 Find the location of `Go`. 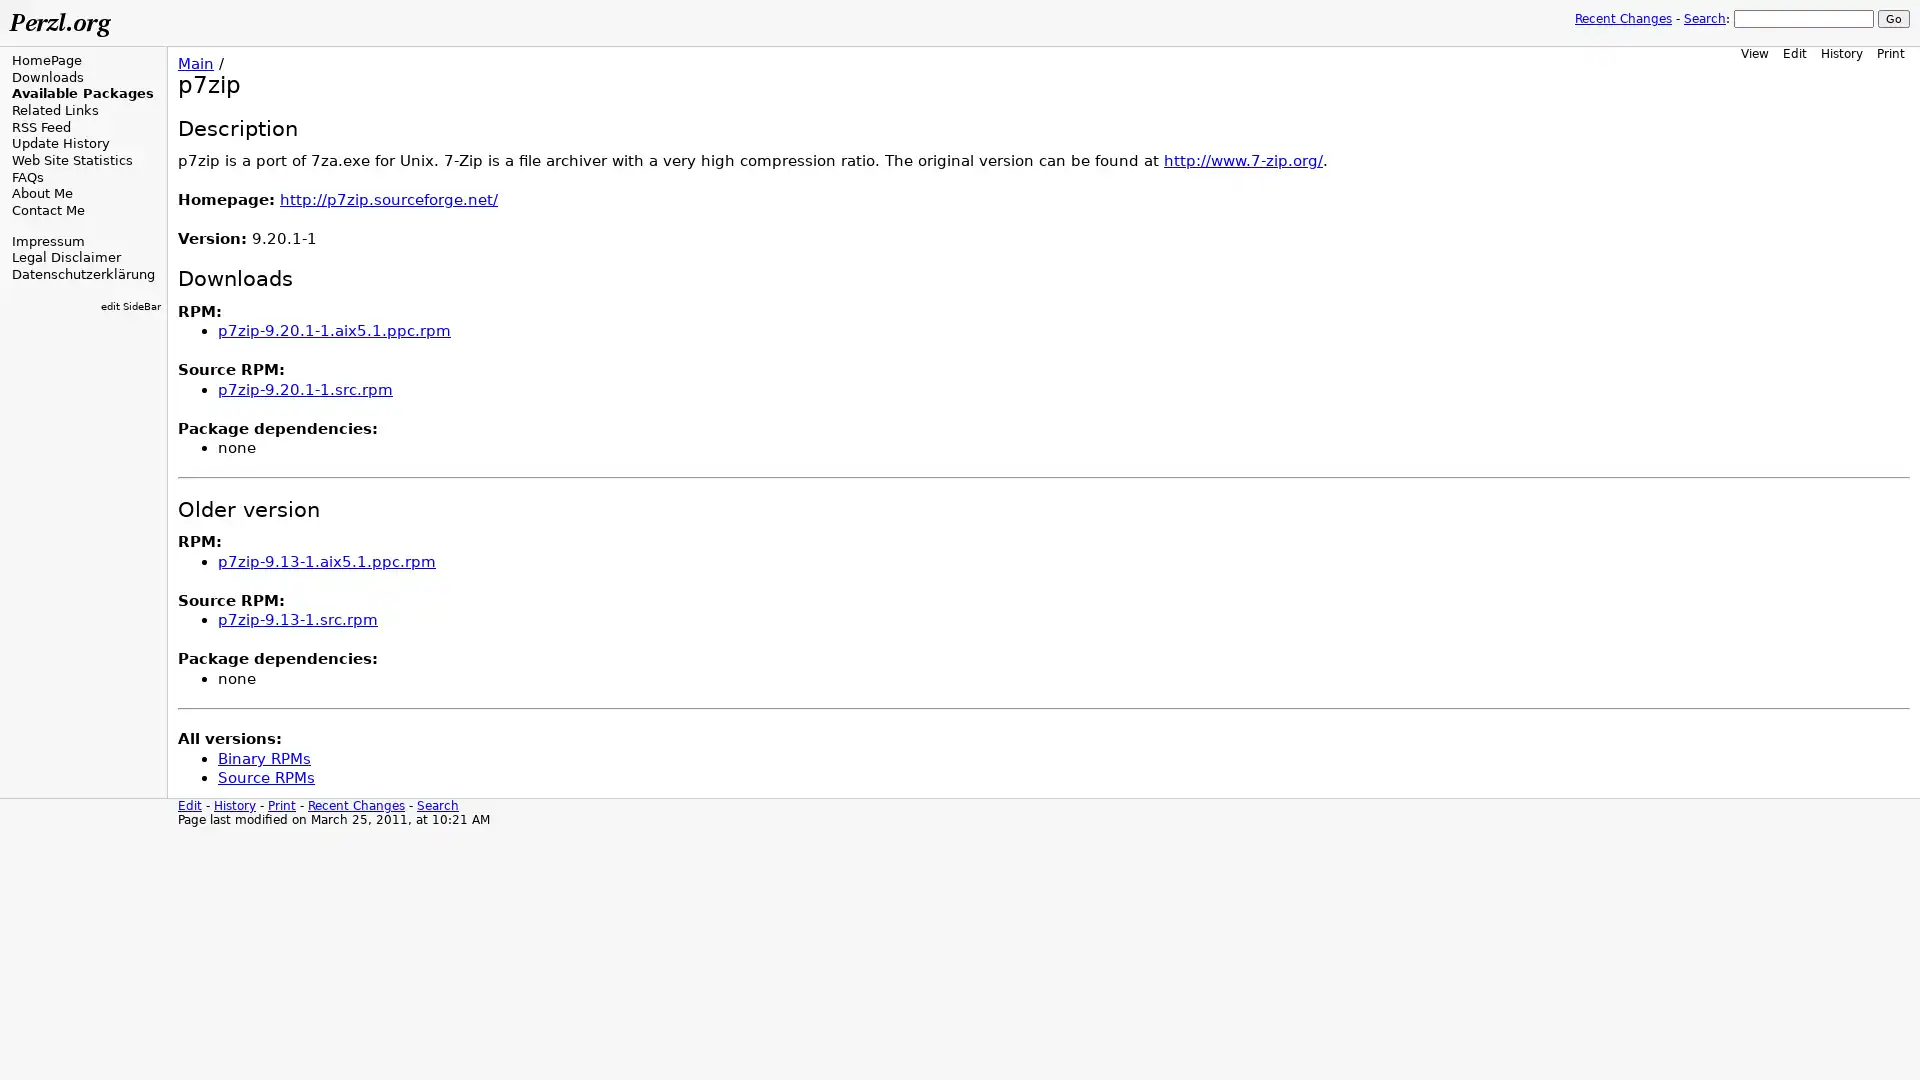

Go is located at coordinates (1893, 19).